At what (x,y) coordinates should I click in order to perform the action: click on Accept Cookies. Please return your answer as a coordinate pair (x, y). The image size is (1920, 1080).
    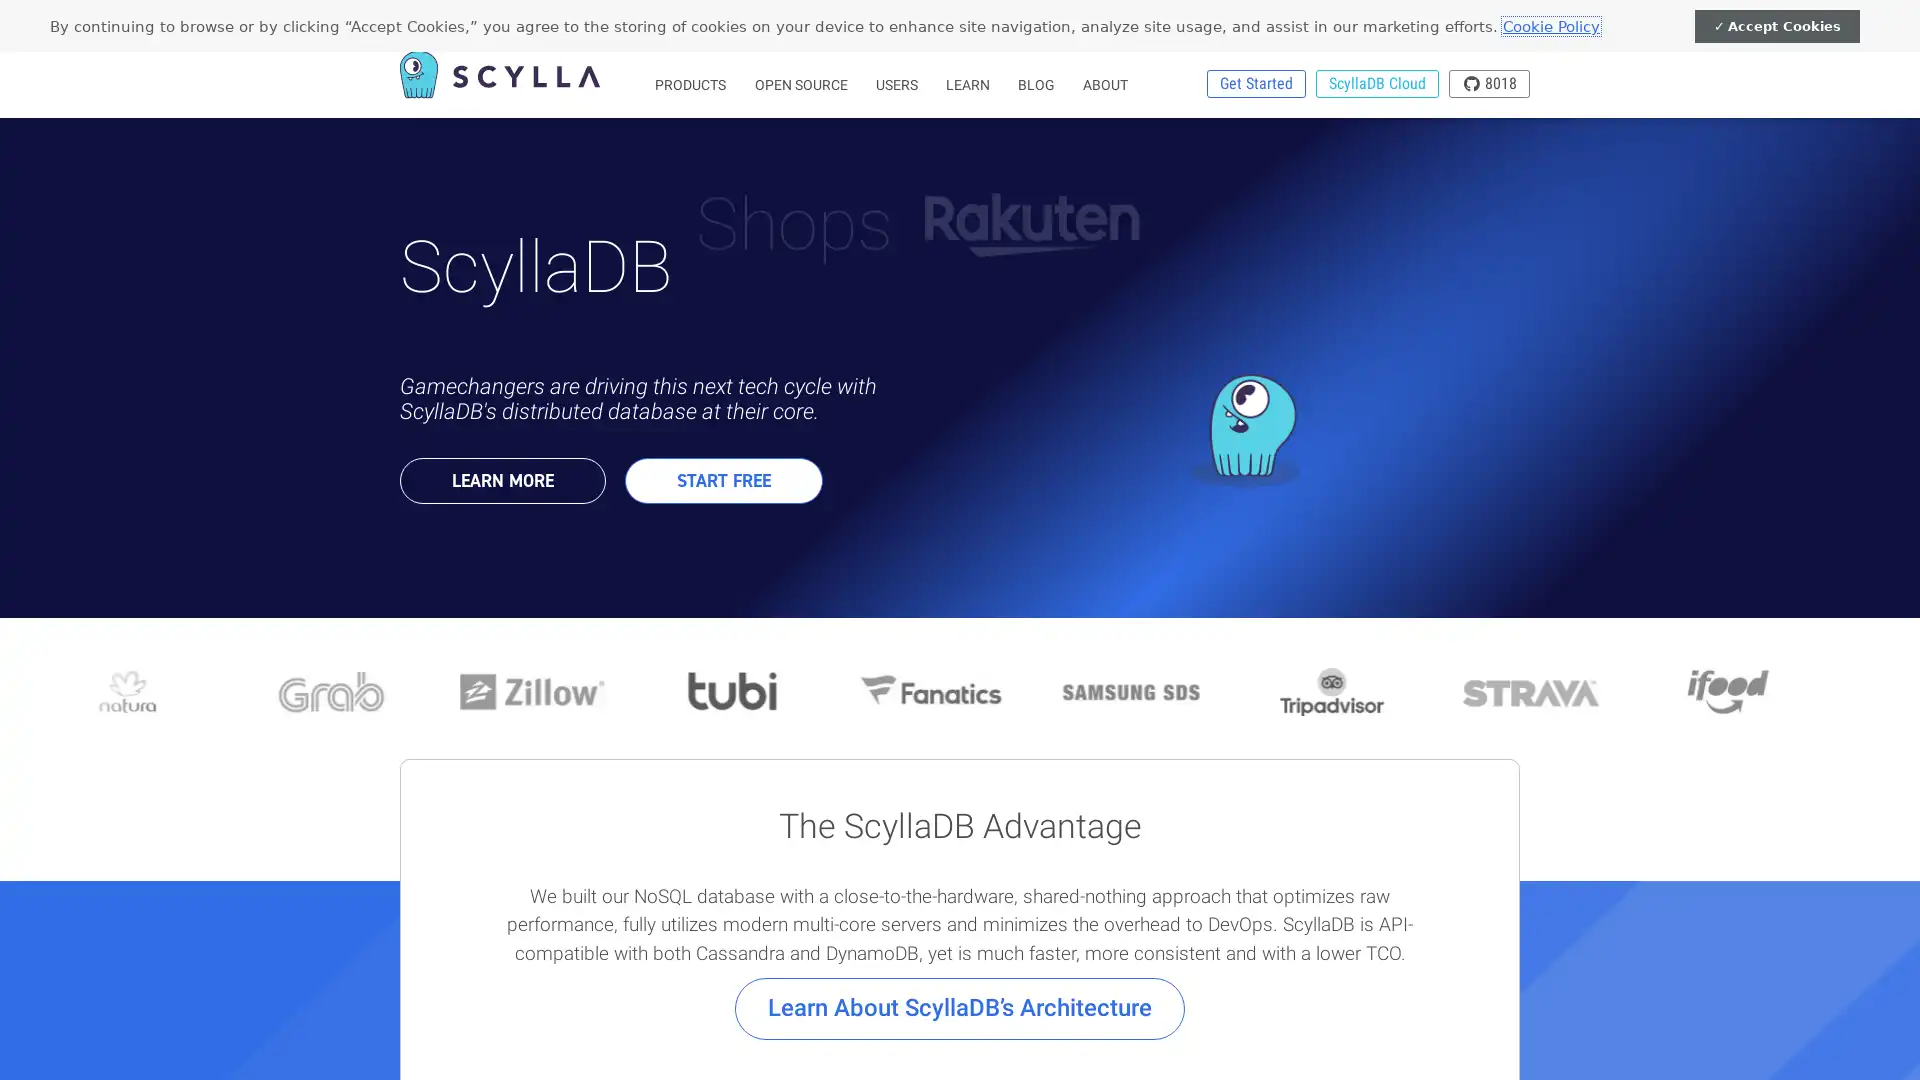
    Looking at the image, I should click on (1777, 26).